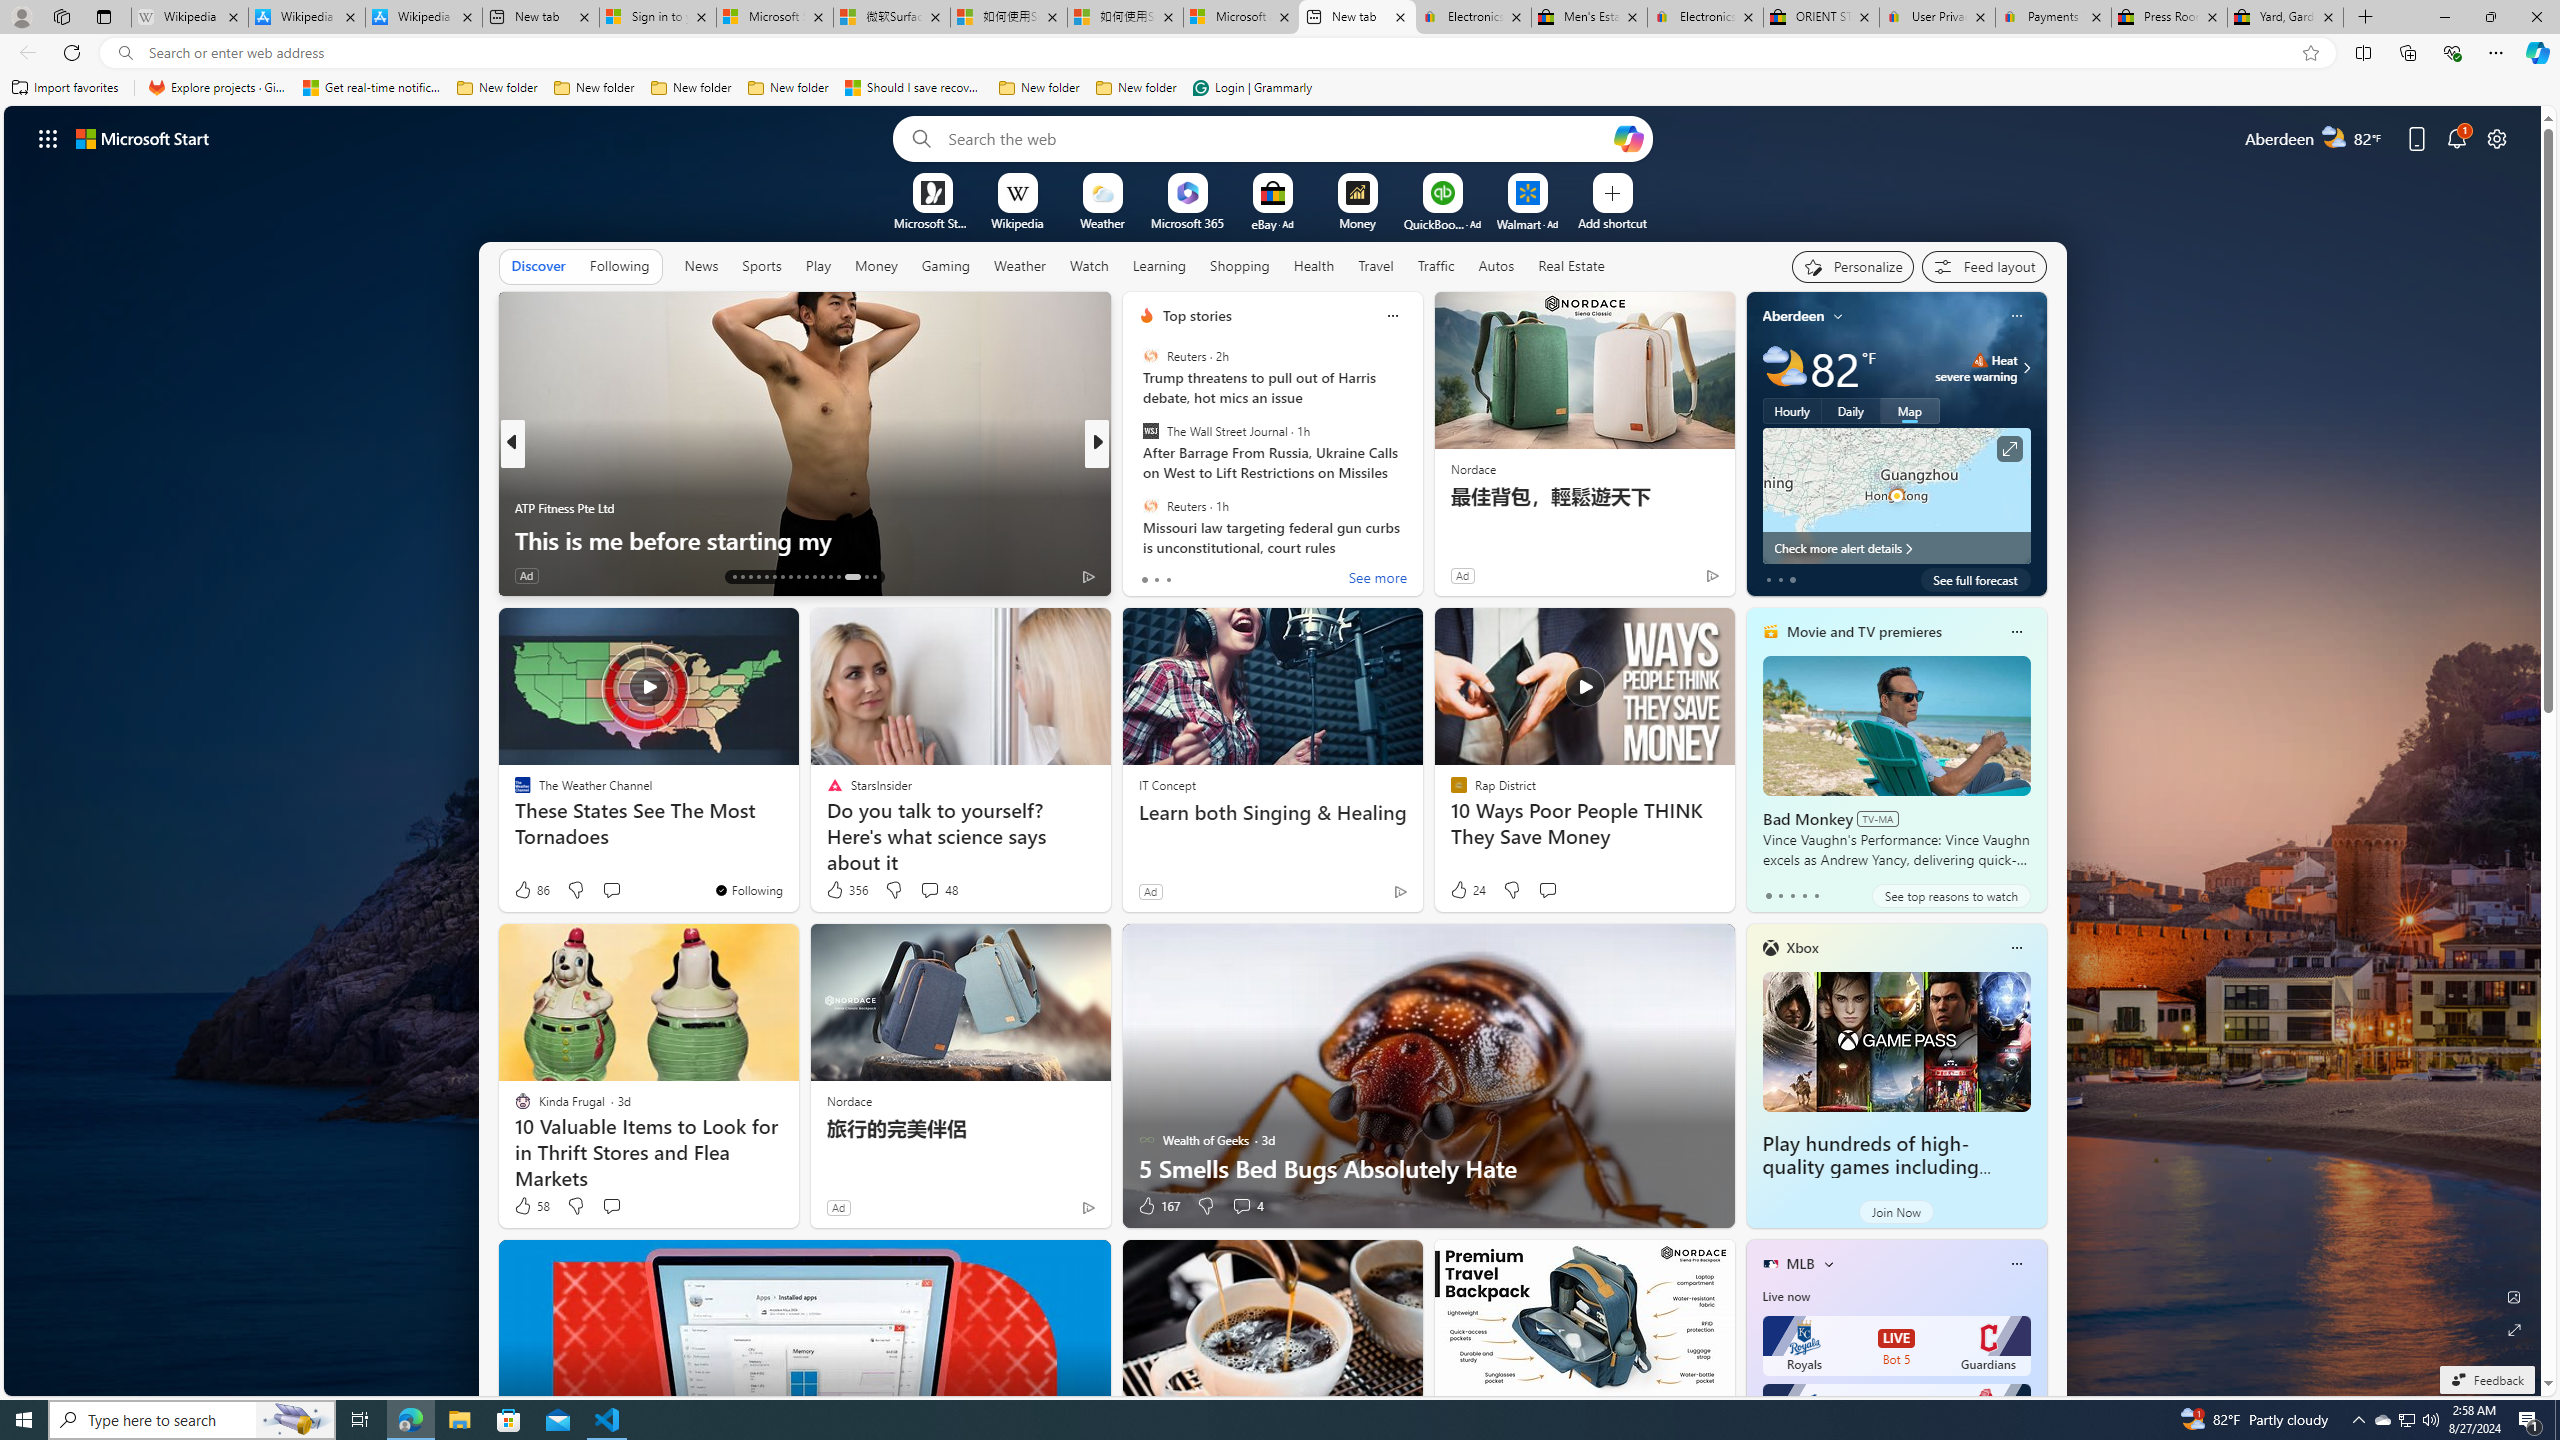 The height and width of the screenshot is (1440, 2560). What do you see at coordinates (1149, 432) in the screenshot?
I see `'The Wall Street Journal'` at bounding box center [1149, 432].